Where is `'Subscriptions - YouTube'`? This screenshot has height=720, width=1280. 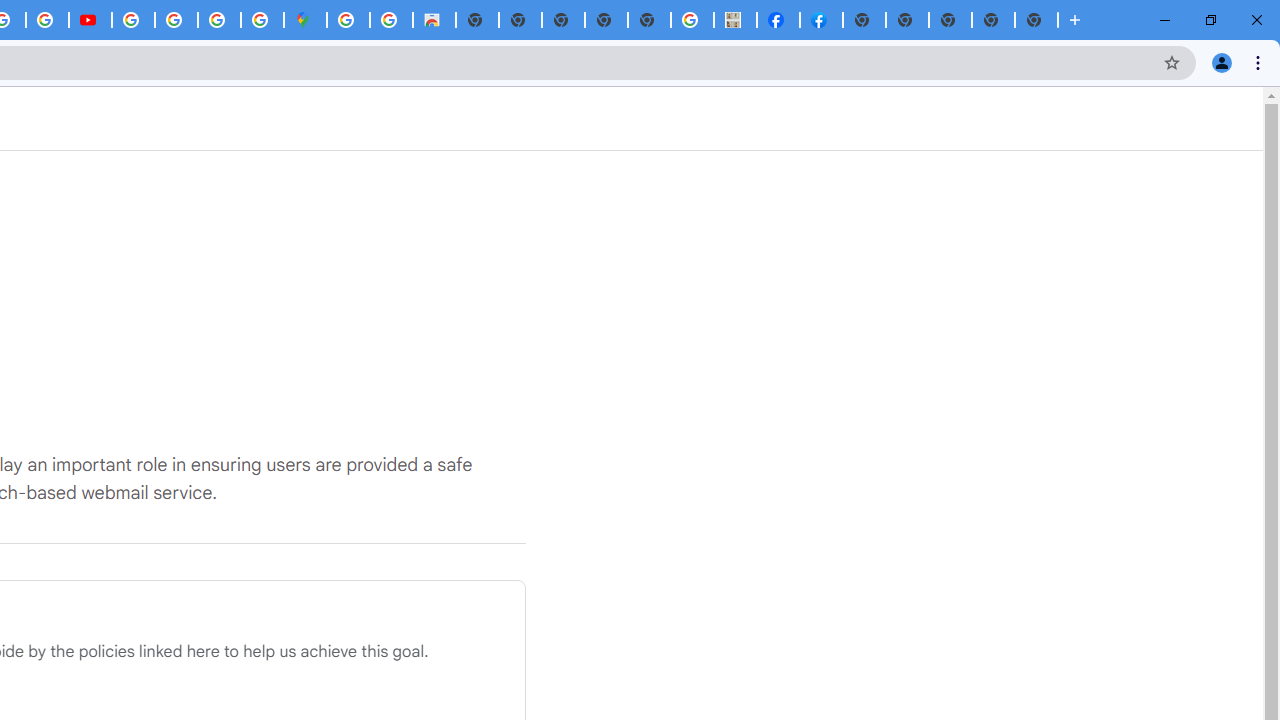
'Subscriptions - YouTube' is located at coordinates (89, 20).